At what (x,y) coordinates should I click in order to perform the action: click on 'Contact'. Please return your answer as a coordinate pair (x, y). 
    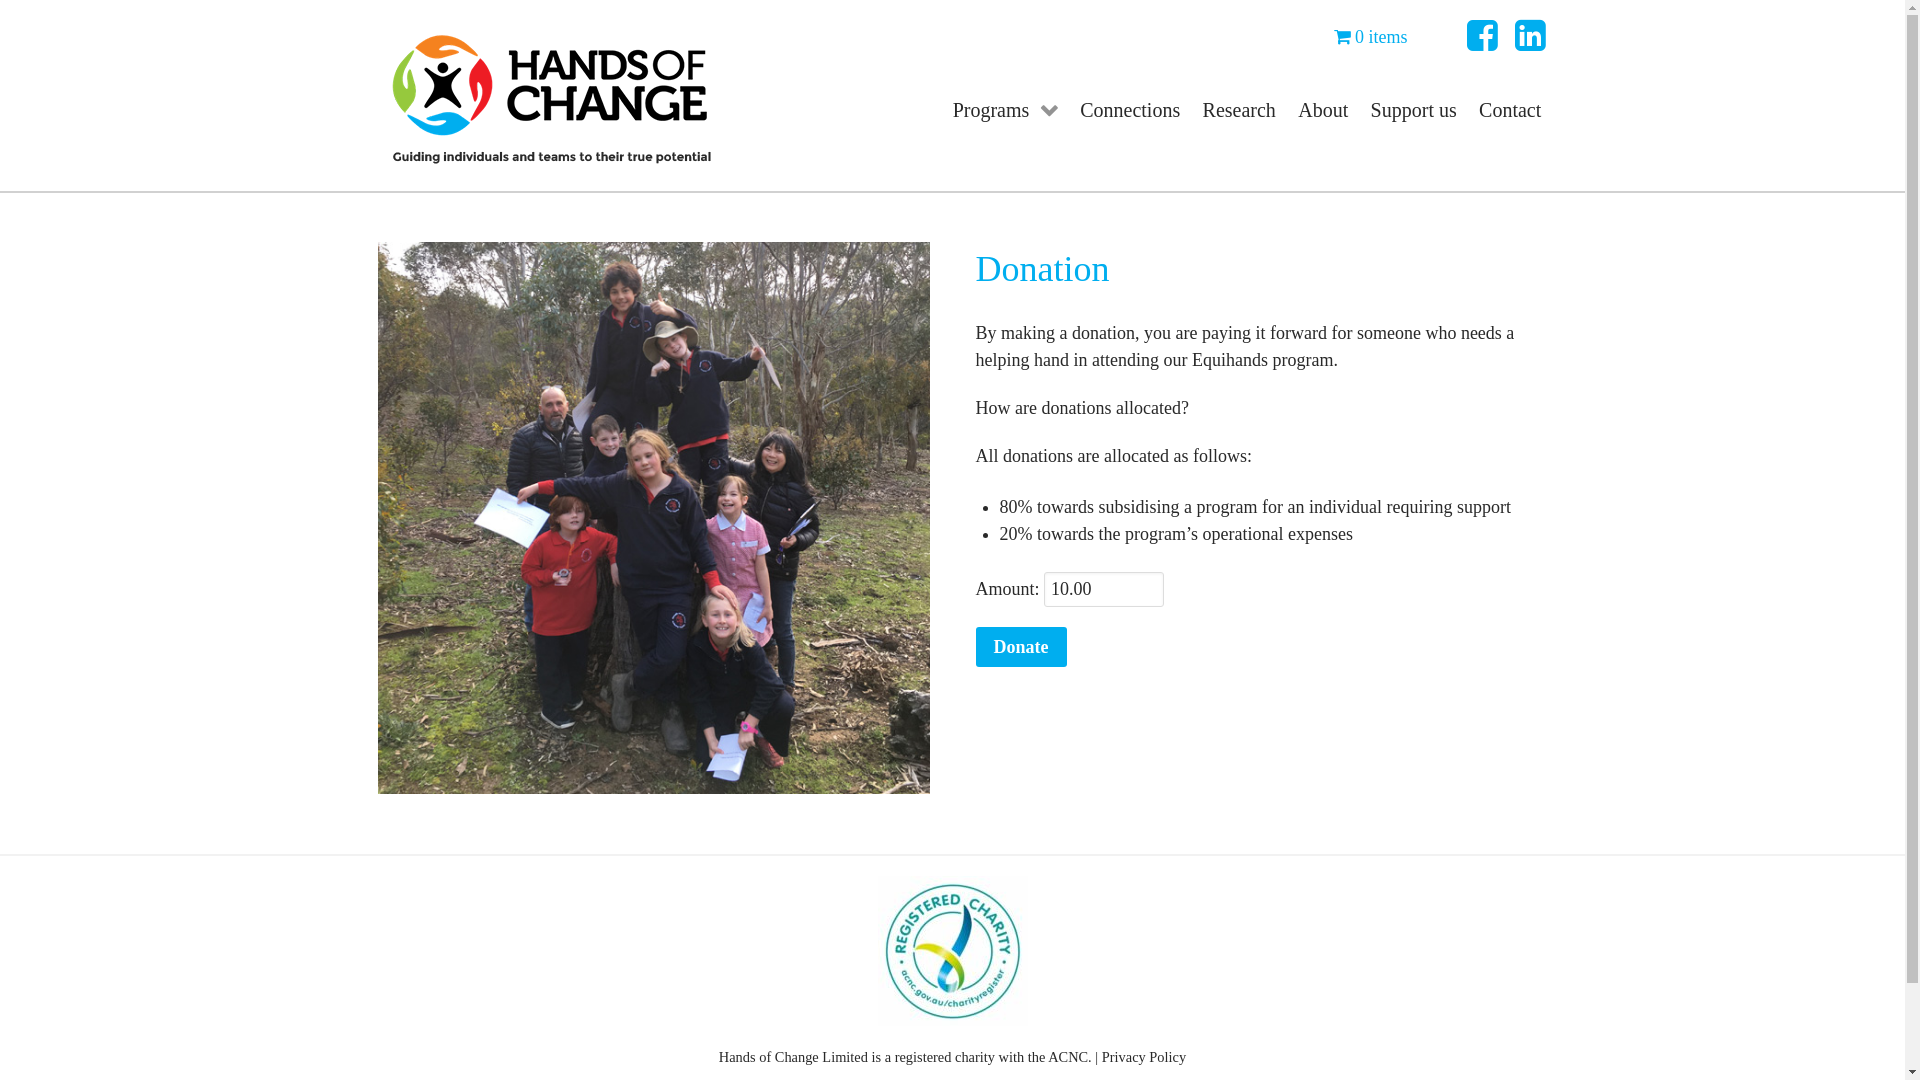
    Looking at the image, I should click on (1510, 108).